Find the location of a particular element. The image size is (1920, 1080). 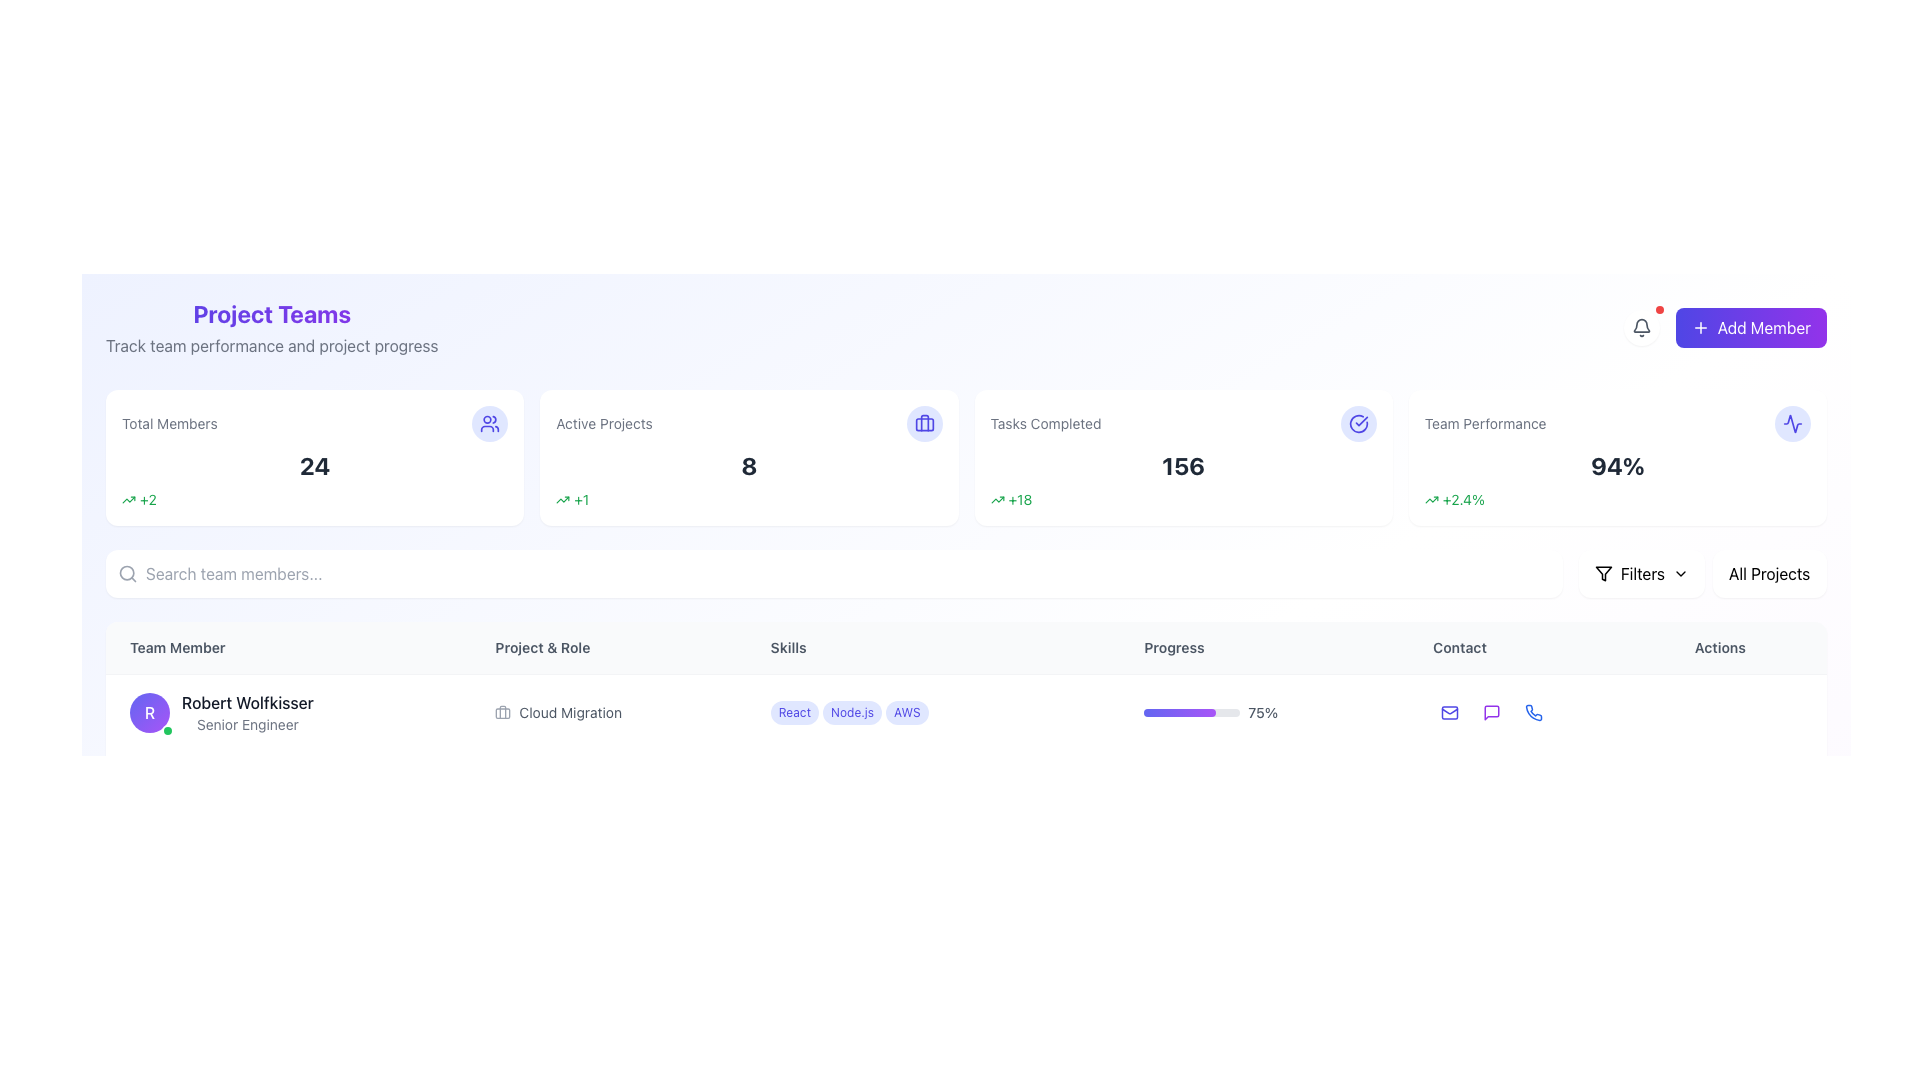

the associated icon of the 'Cloud Migration' label, which is styled with a briefcase icon and is located under the 'Project & Role' column in the team members grid is located at coordinates (608, 711).